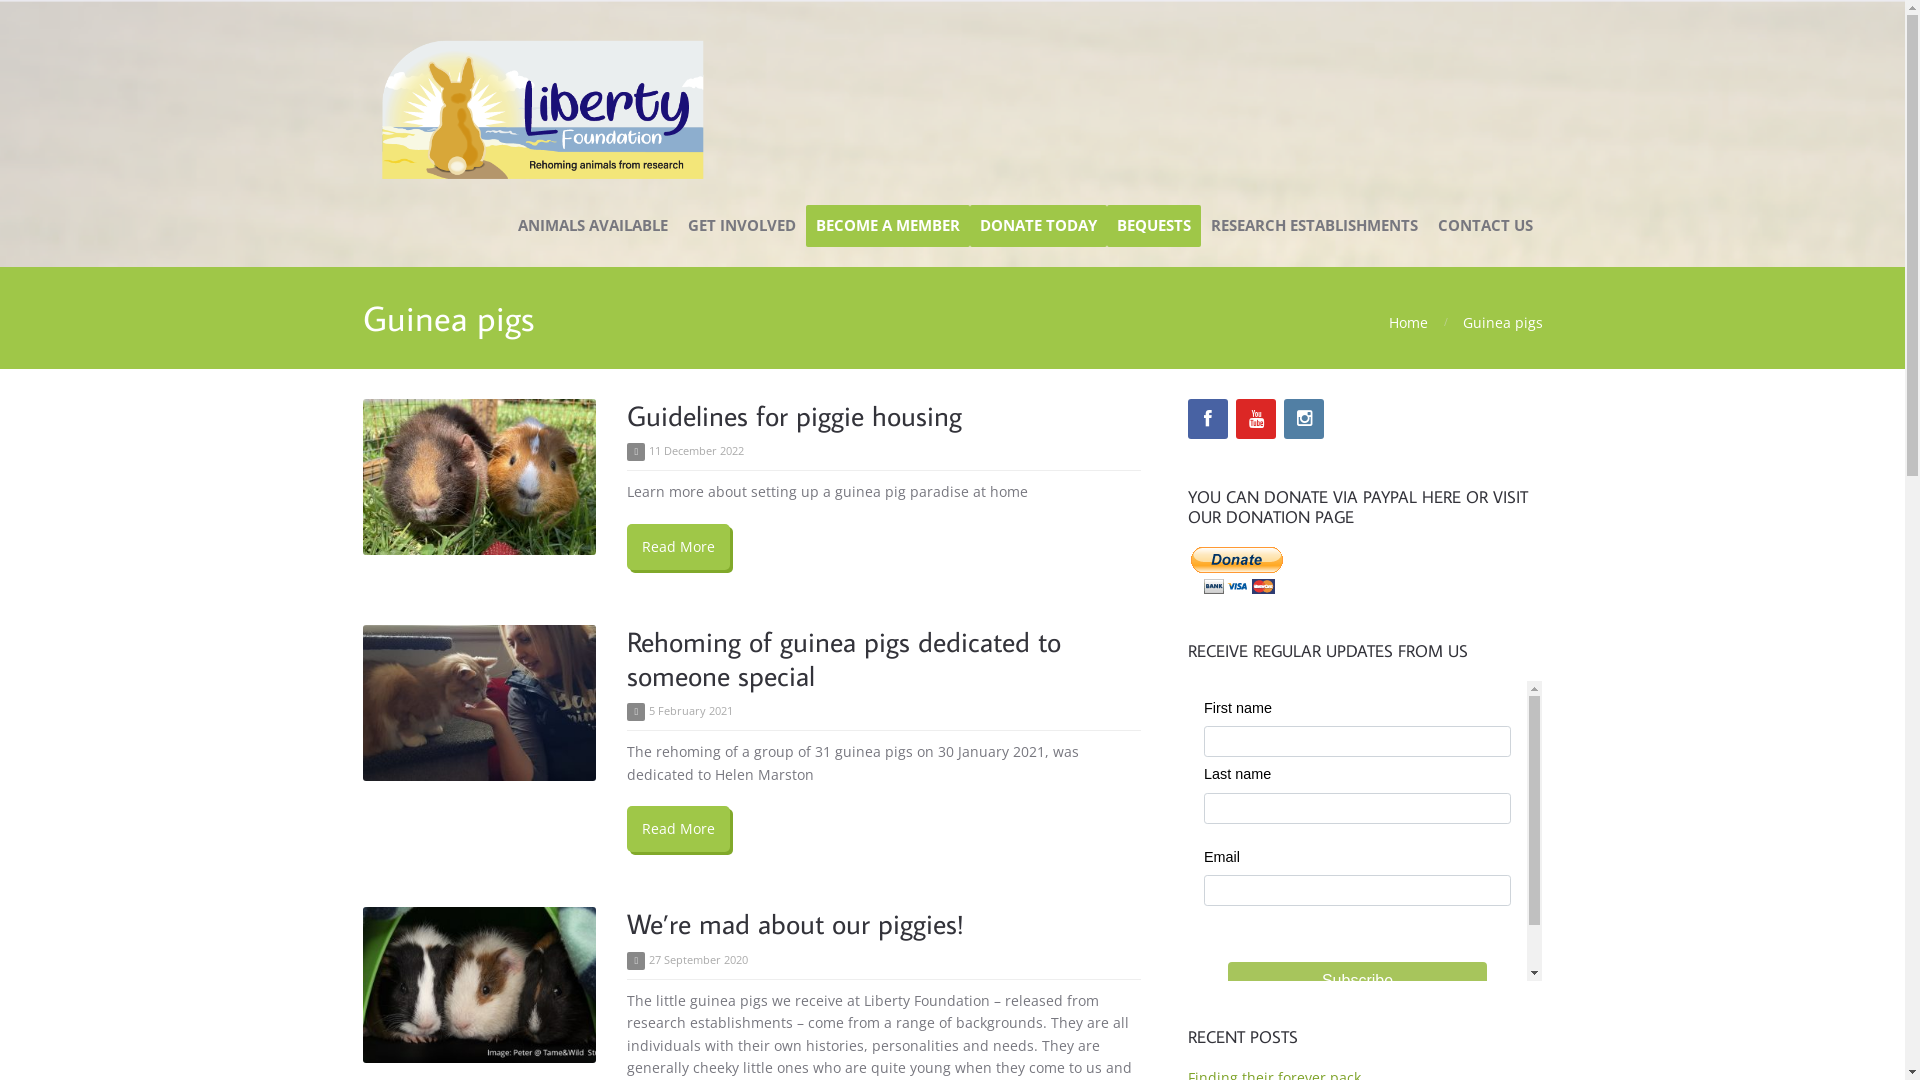  Describe the element at coordinates (1462, 321) in the screenshot. I see `'Guinea pigs'` at that location.